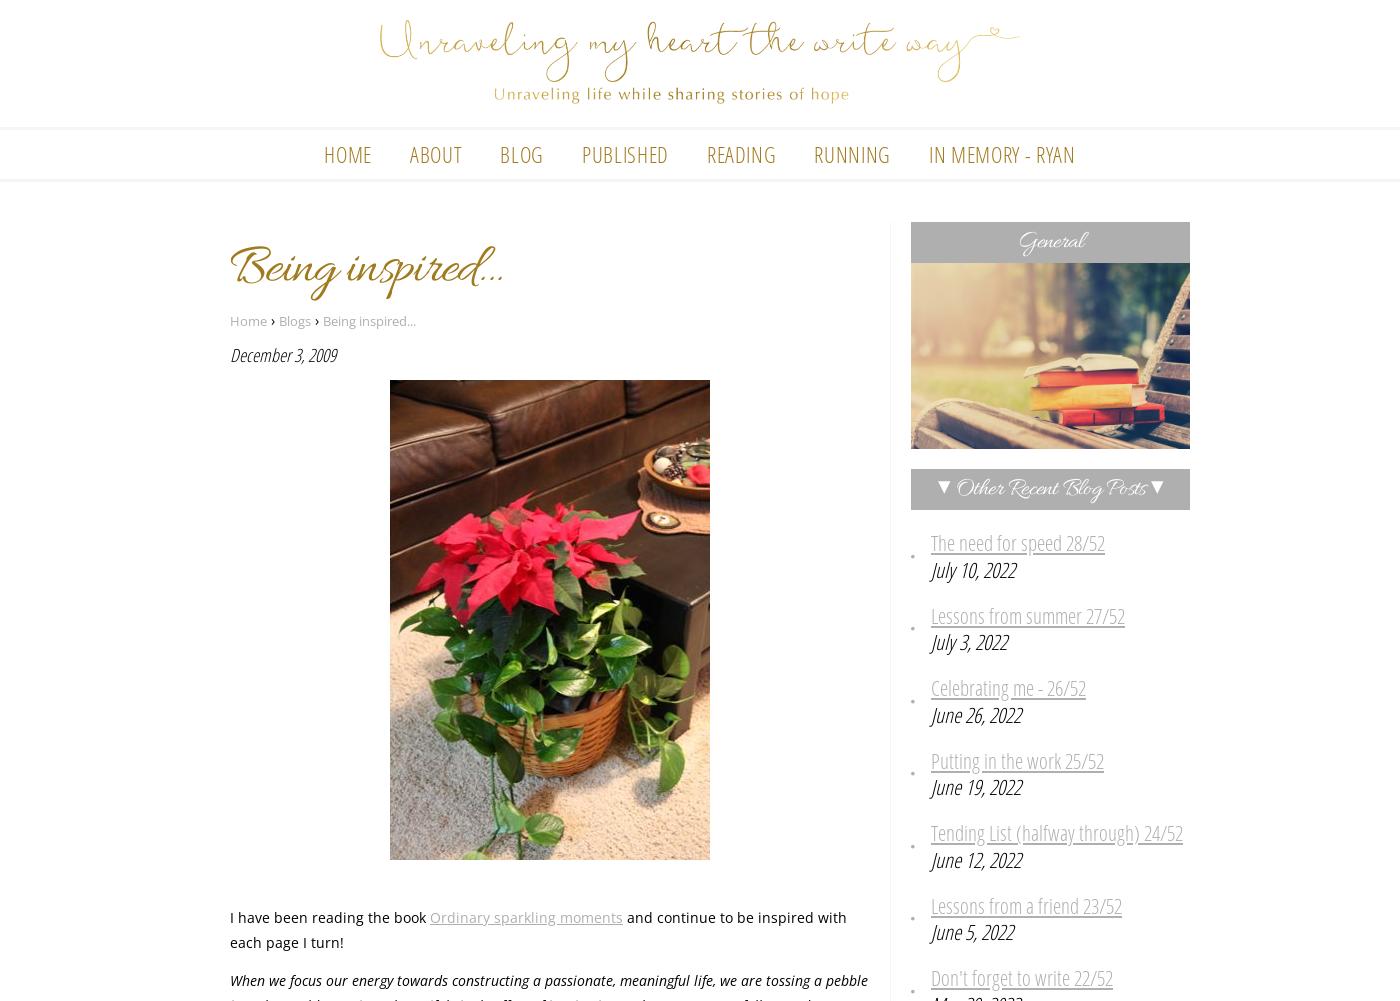  Describe the element at coordinates (1026, 905) in the screenshot. I see `'Lessons from a friend 23/52'` at that location.